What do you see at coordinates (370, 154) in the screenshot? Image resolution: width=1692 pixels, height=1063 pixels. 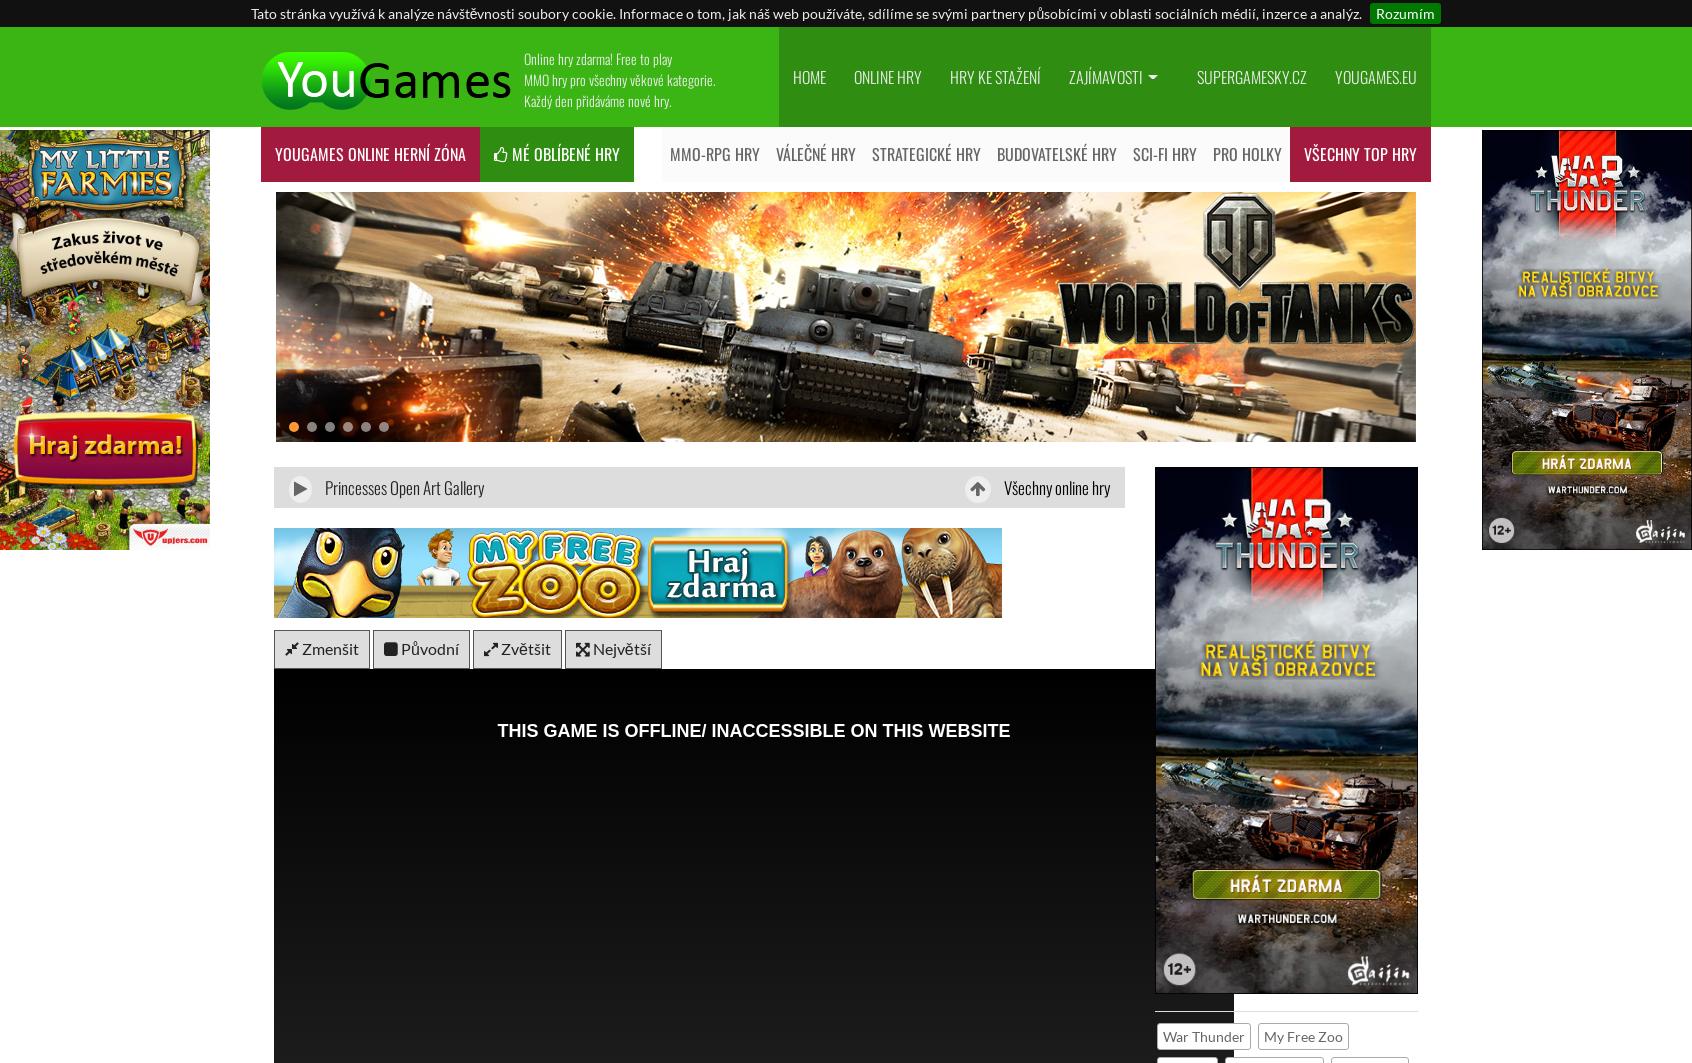 I see `'YouGames online HERNÍ ZÓNA'` at bounding box center [370, 154].